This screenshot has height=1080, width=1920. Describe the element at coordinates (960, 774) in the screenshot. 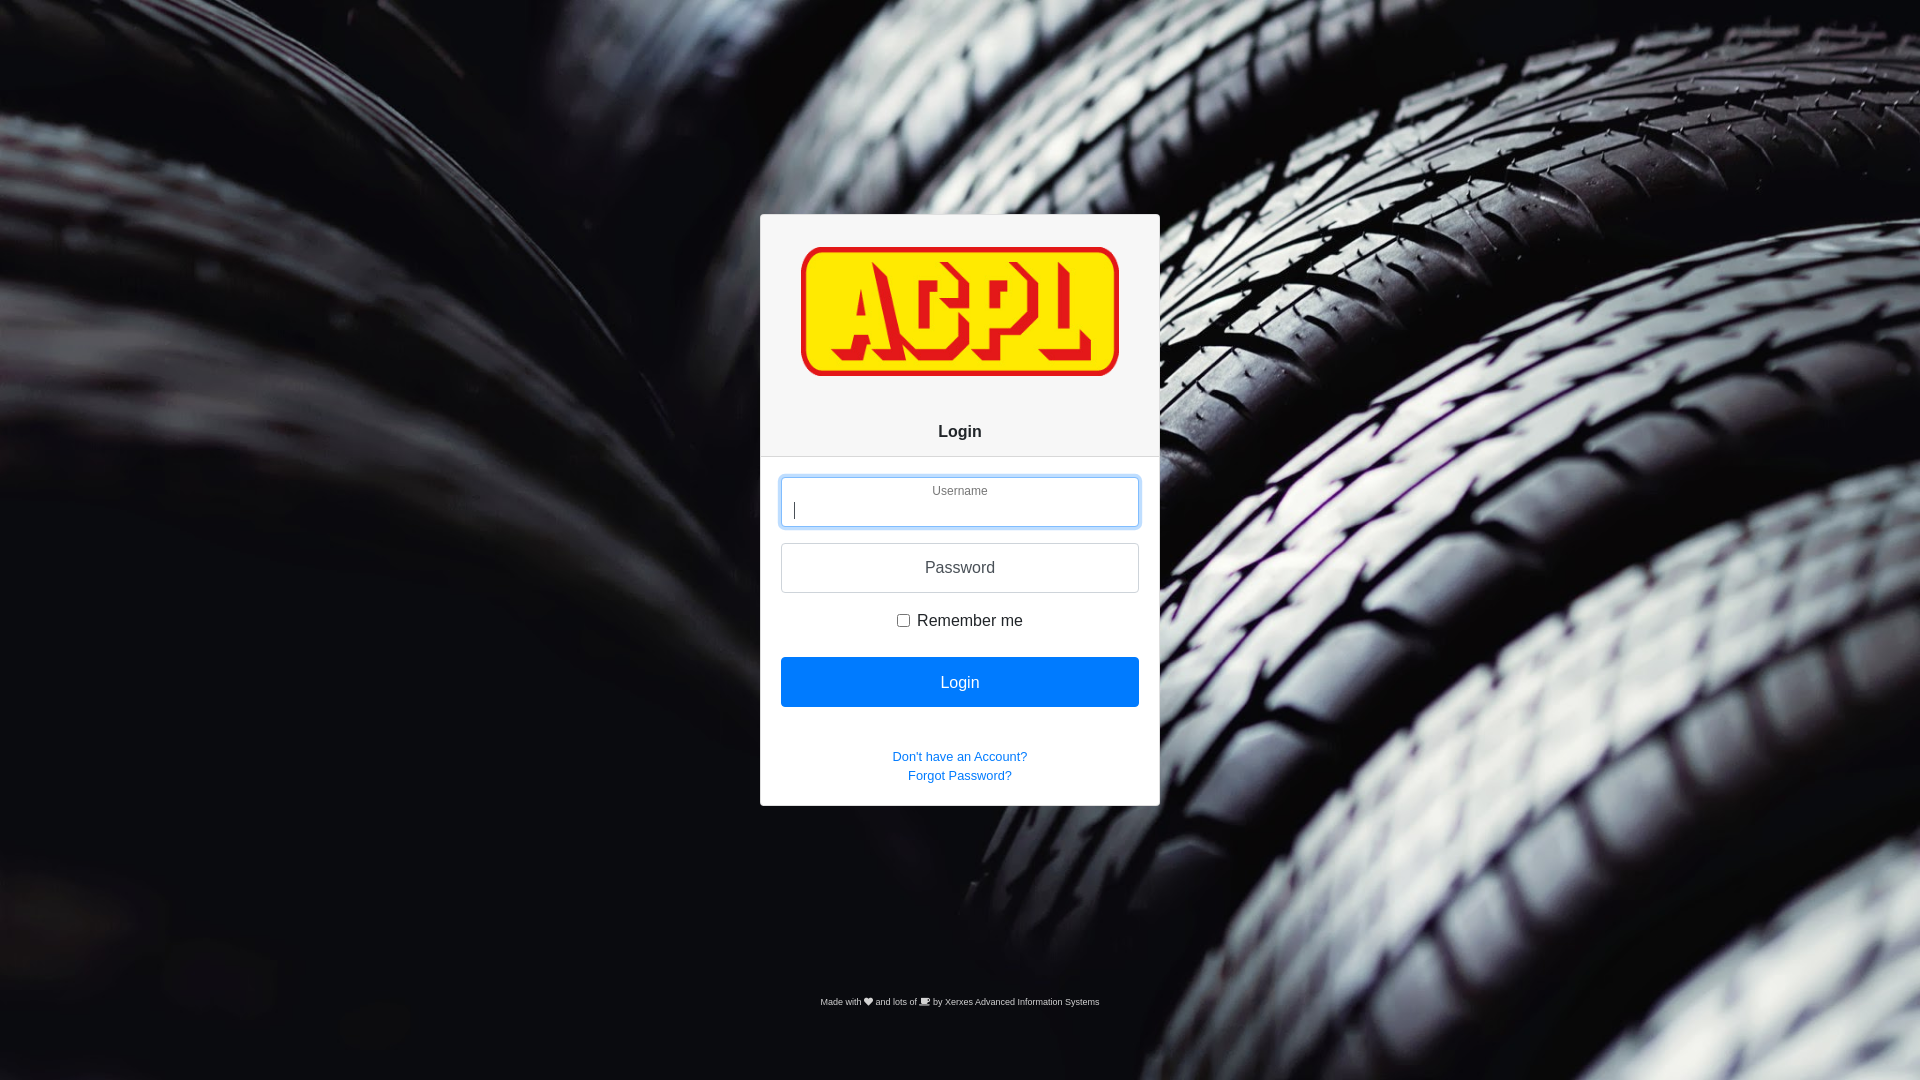

I see `'Forgot Password?'` at that location.